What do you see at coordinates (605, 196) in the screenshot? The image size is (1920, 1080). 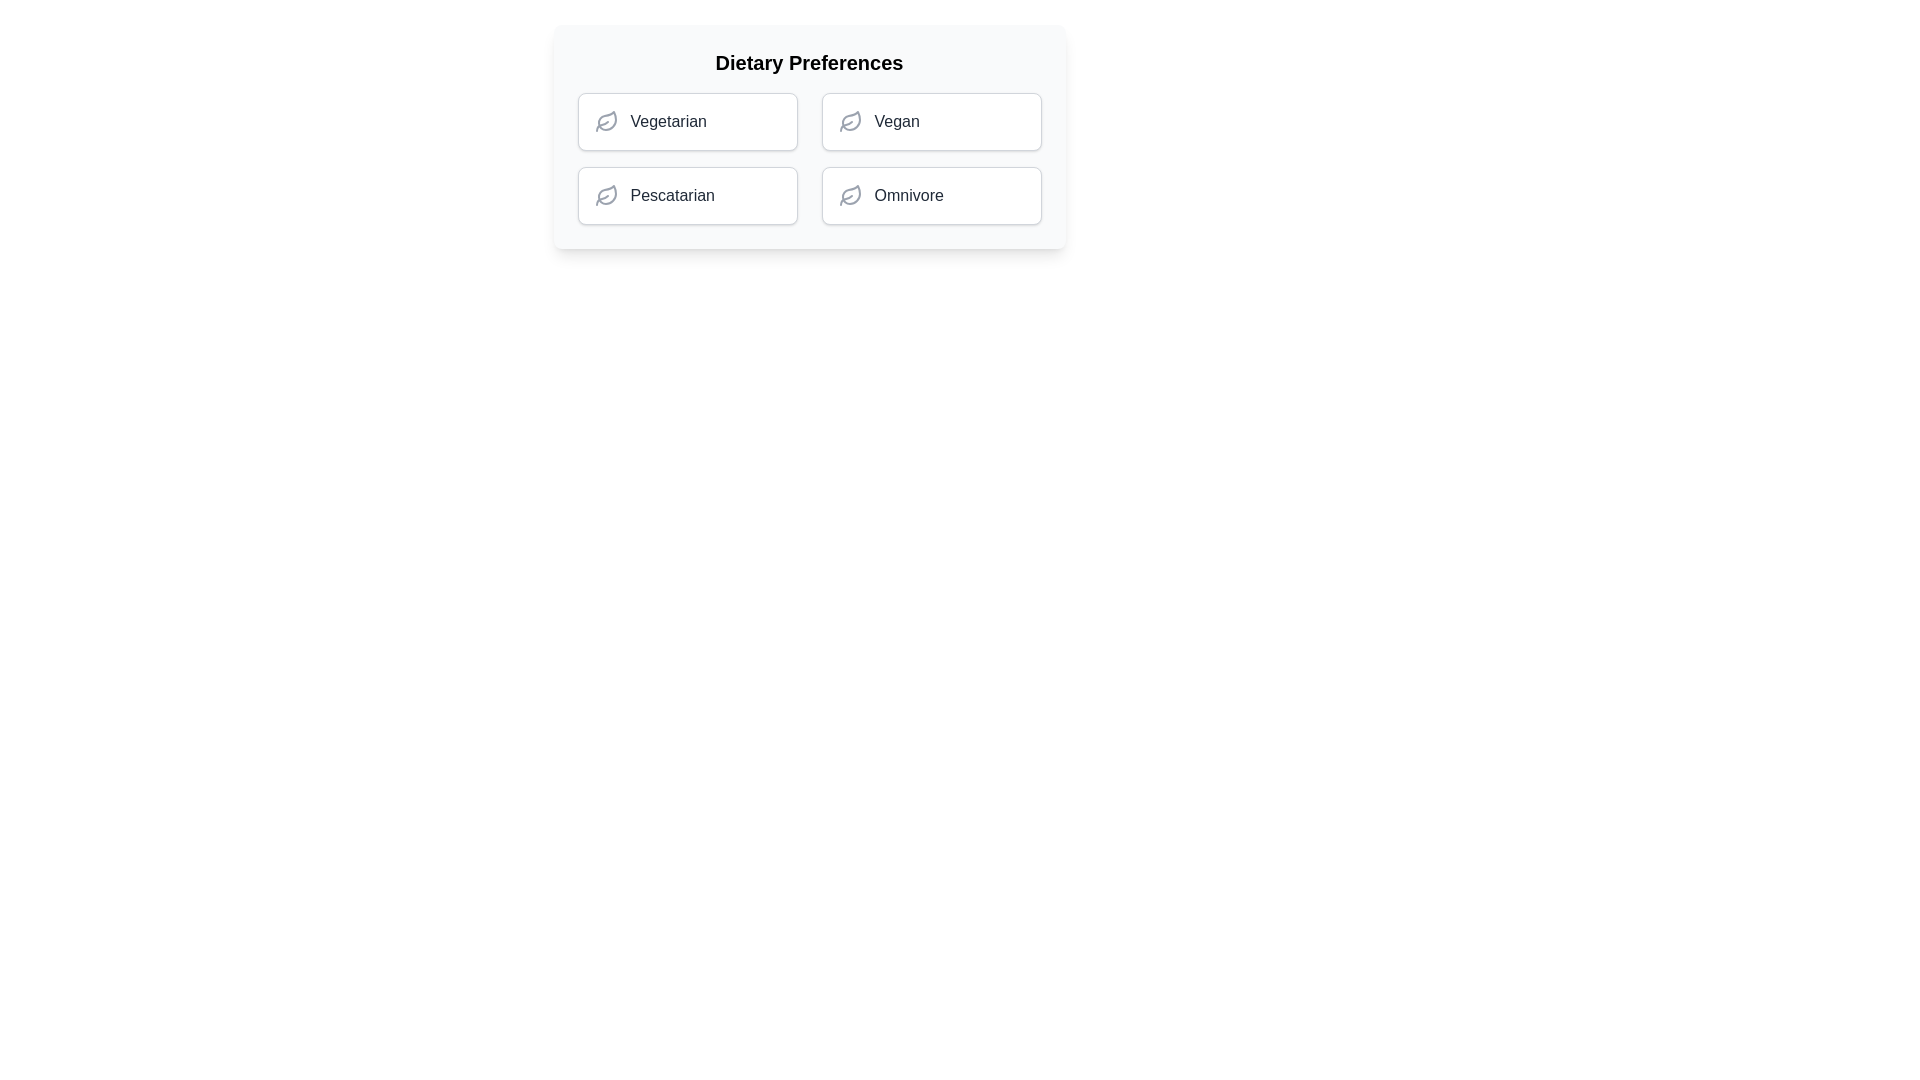 I see `the leaf icon located in the 'Pescatarian' block` at bounding box center [605, 196].